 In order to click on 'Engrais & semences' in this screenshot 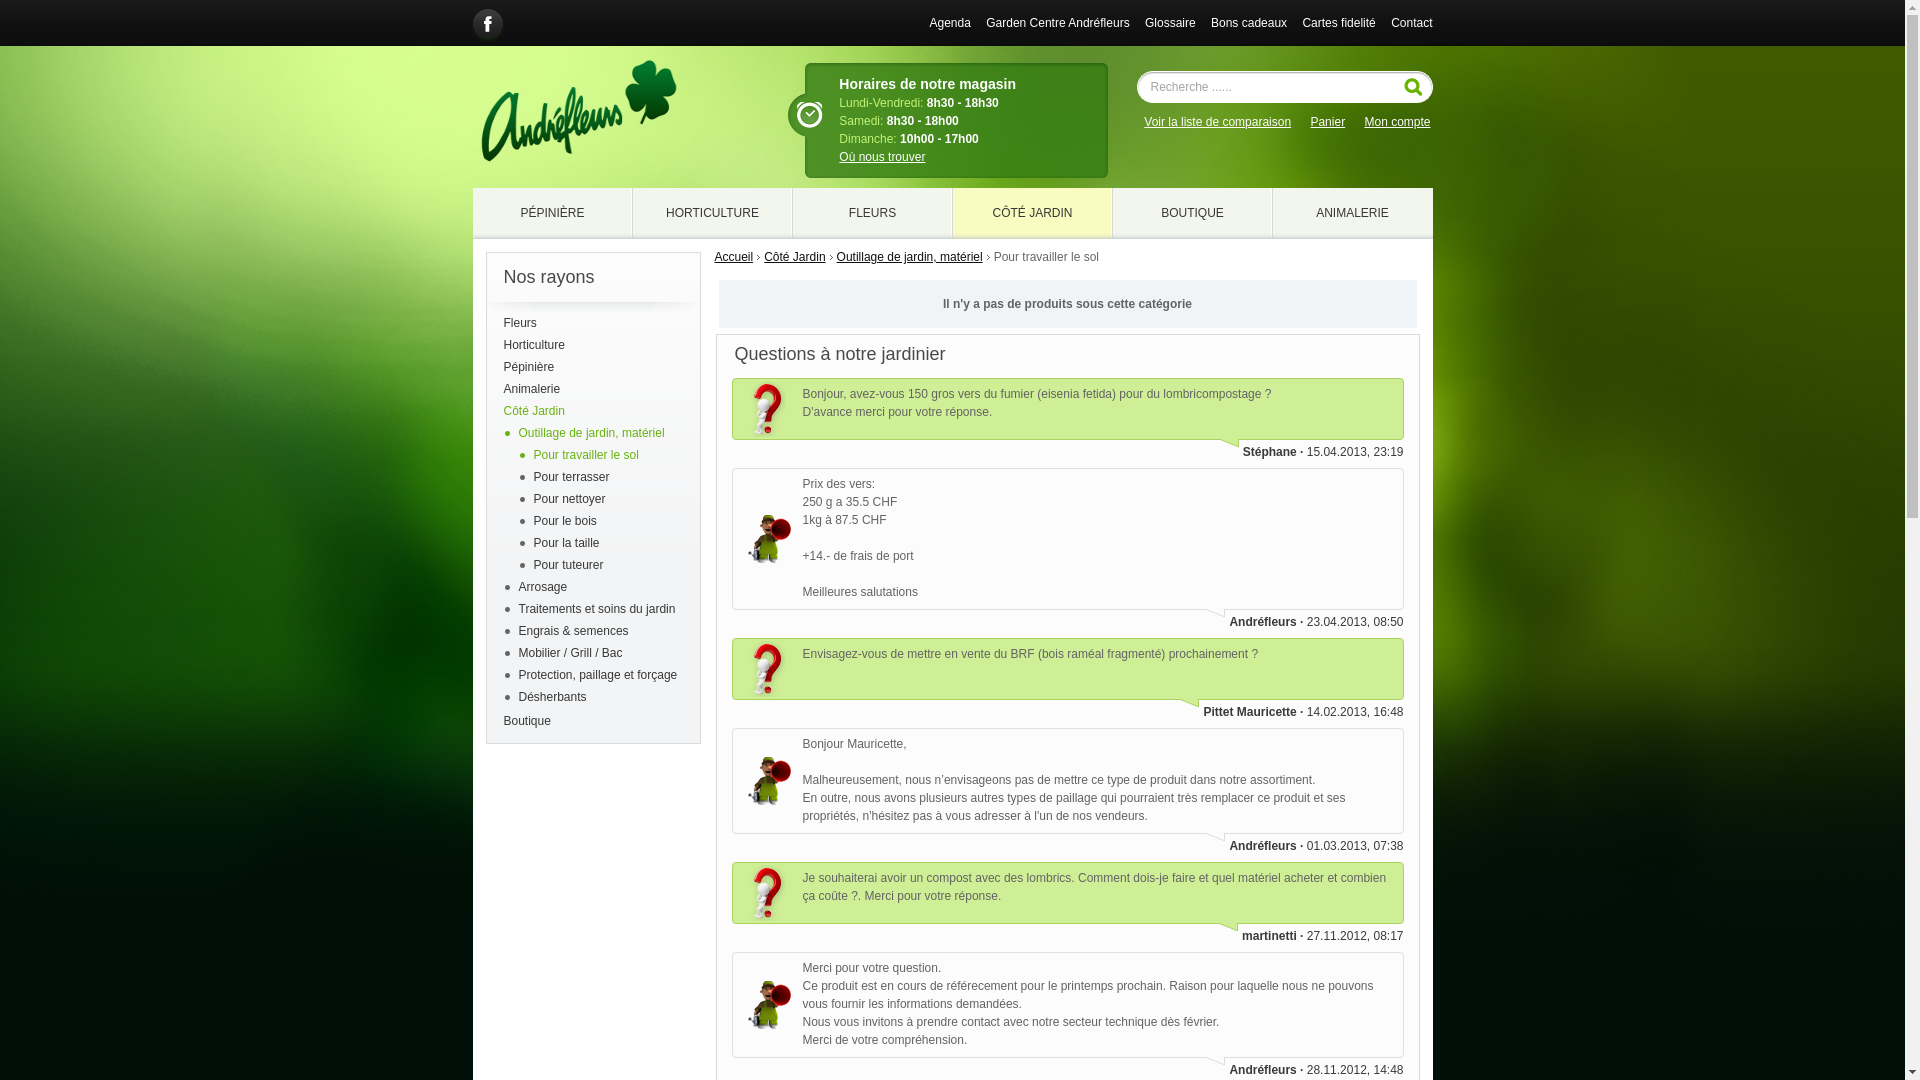, I will do `click(571, 631)`.